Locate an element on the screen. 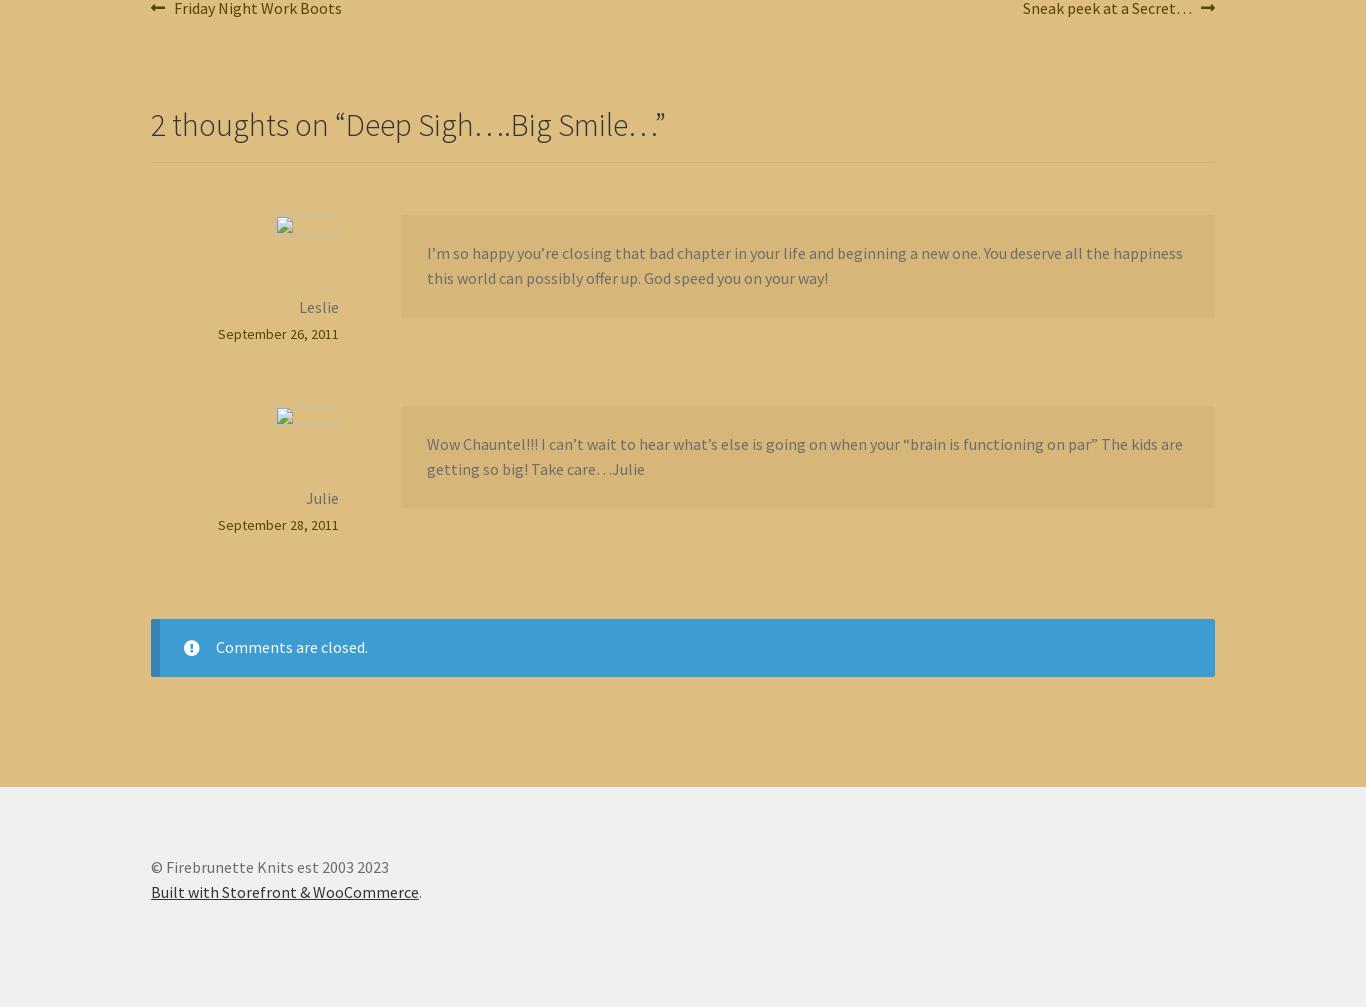 The image size is (1366, 1007). 'Julie' is located at coordinates (321, 496).